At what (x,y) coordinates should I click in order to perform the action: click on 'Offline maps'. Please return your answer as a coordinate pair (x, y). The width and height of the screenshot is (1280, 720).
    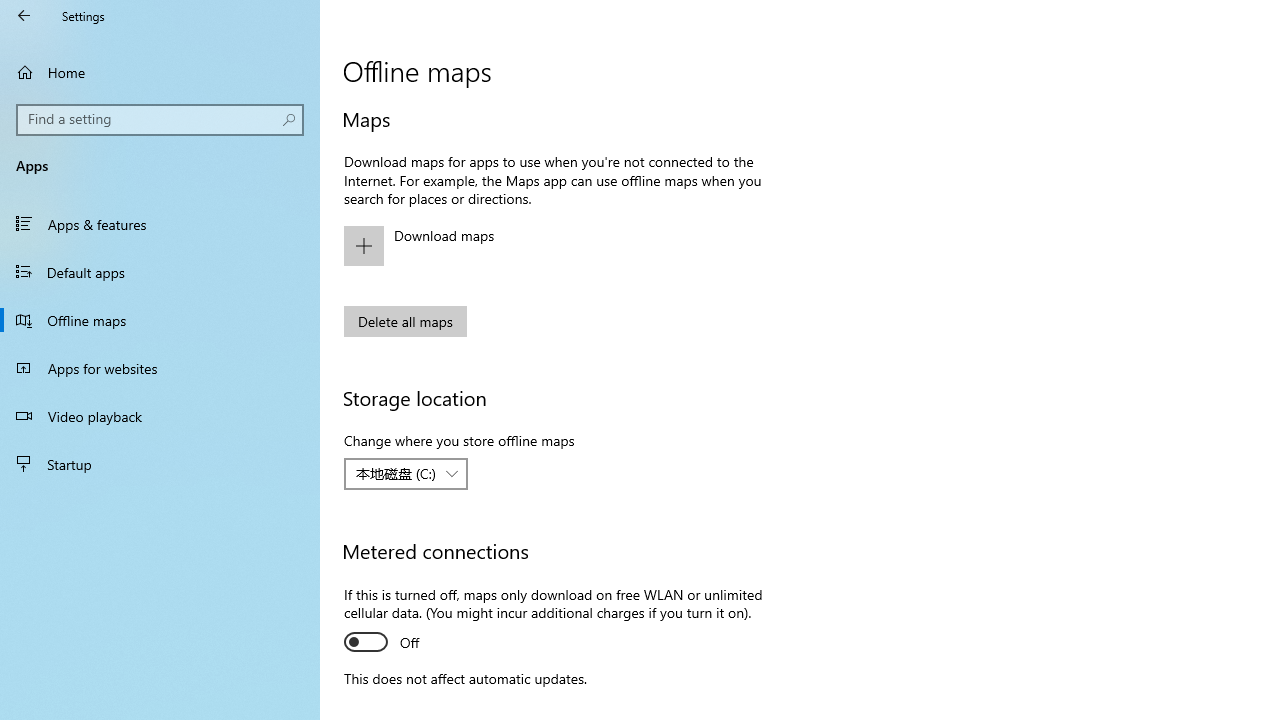
    Looking at the image, I should click on (160, 319).